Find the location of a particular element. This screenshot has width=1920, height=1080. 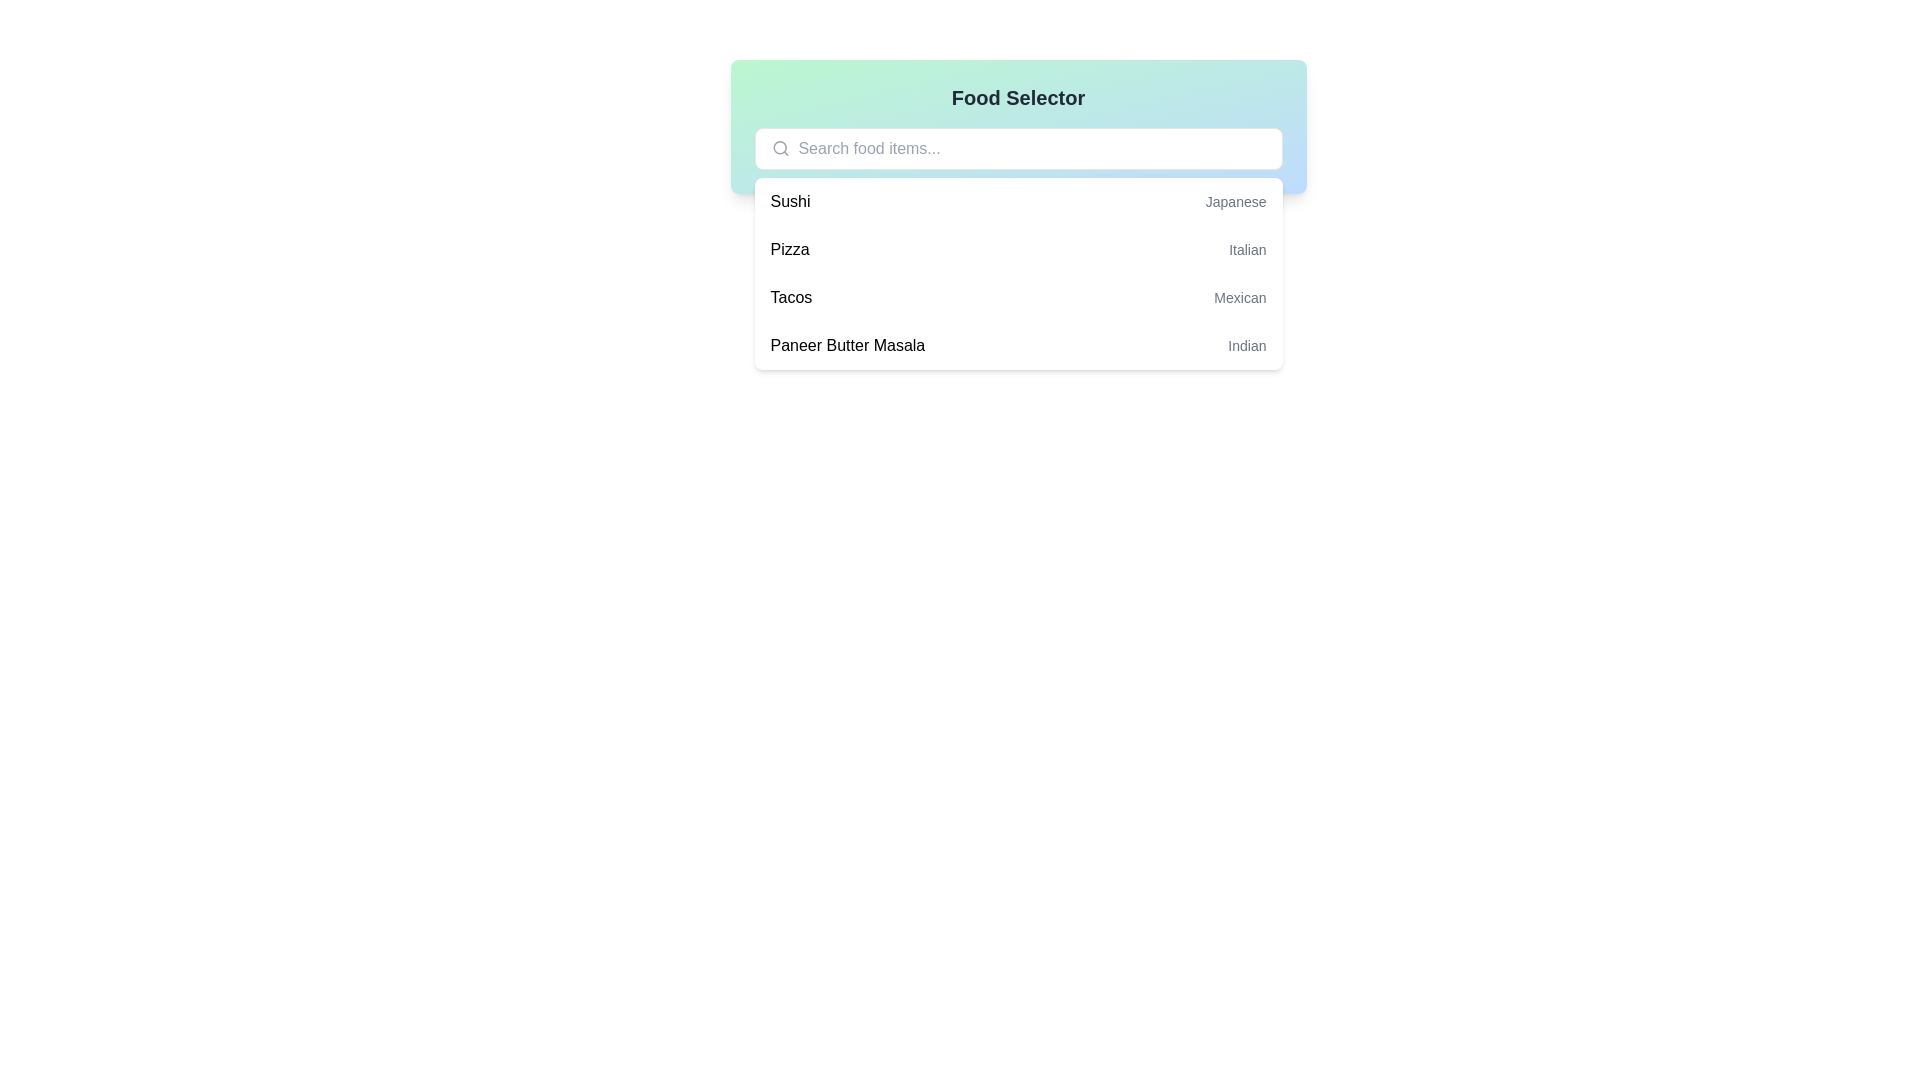

the search icon located to the left of the text input field in the search bar to understand its functionality is located at coordinates (779, 148).